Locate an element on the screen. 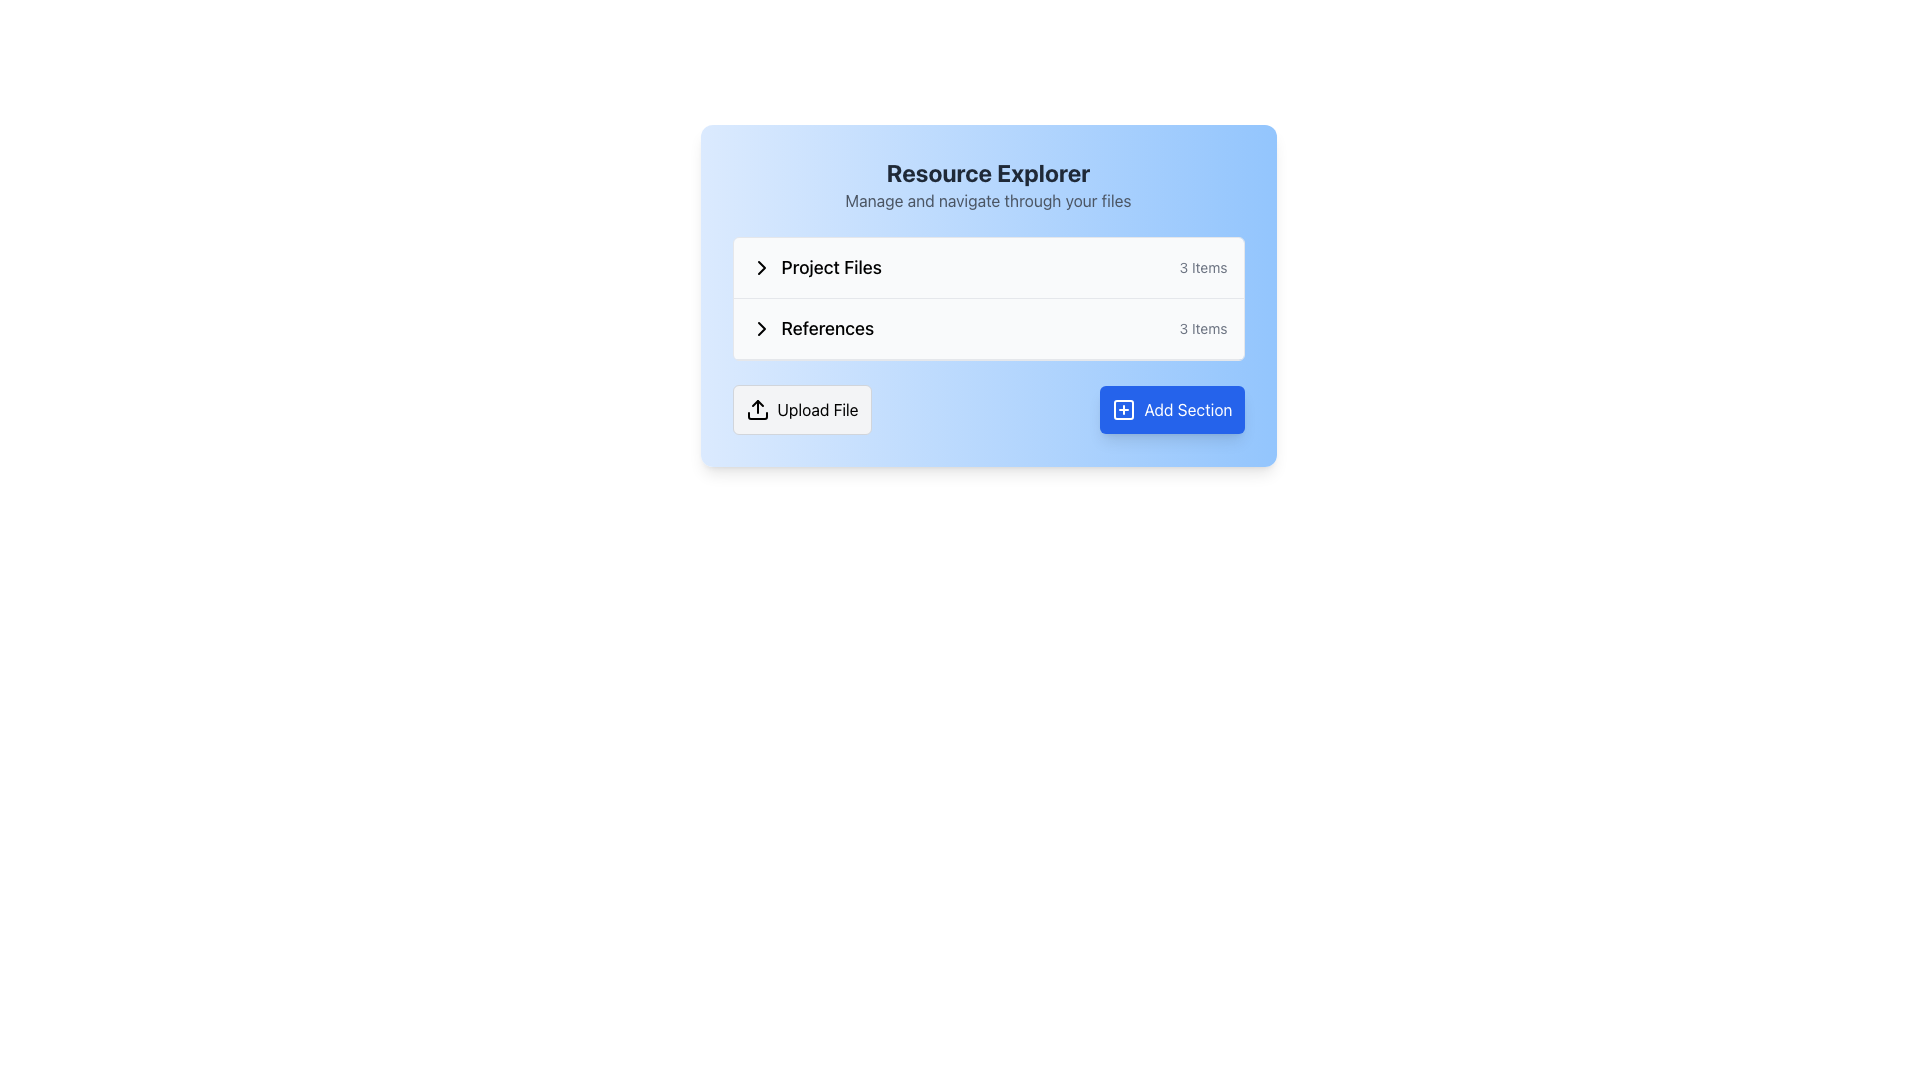 This screenshot has width=1920, height=1080. the blue button labeled 'Add Section' that contains an SVG icon of a square with an embedded plus sign, located in the bottom right region of the 'Resource Explorer' card is located at coordinates (1124, 408).